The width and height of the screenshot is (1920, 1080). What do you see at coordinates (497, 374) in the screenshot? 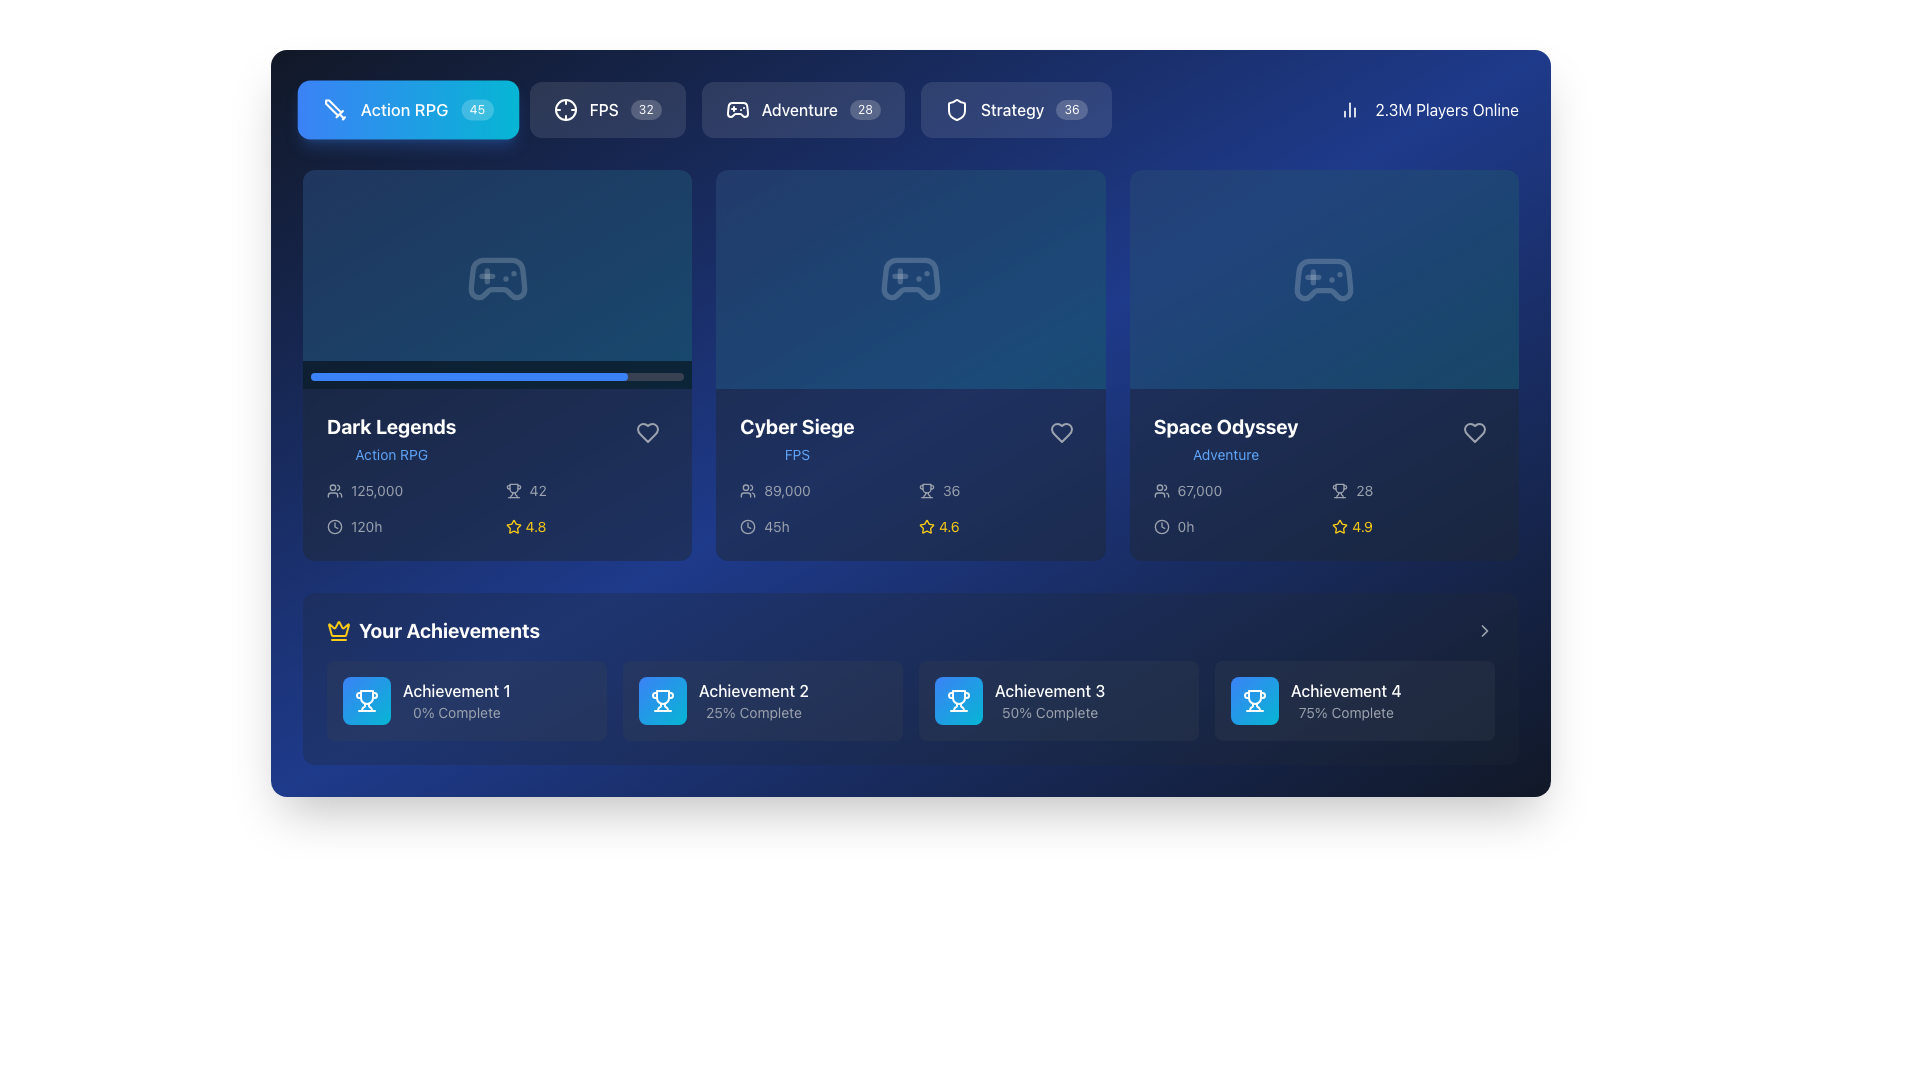
I see `the progress bar located at the bottom of the card layout representing a game, which is horizontally centered and positioned above the text 'Dark Legends'` at bounding box center [497, 374].